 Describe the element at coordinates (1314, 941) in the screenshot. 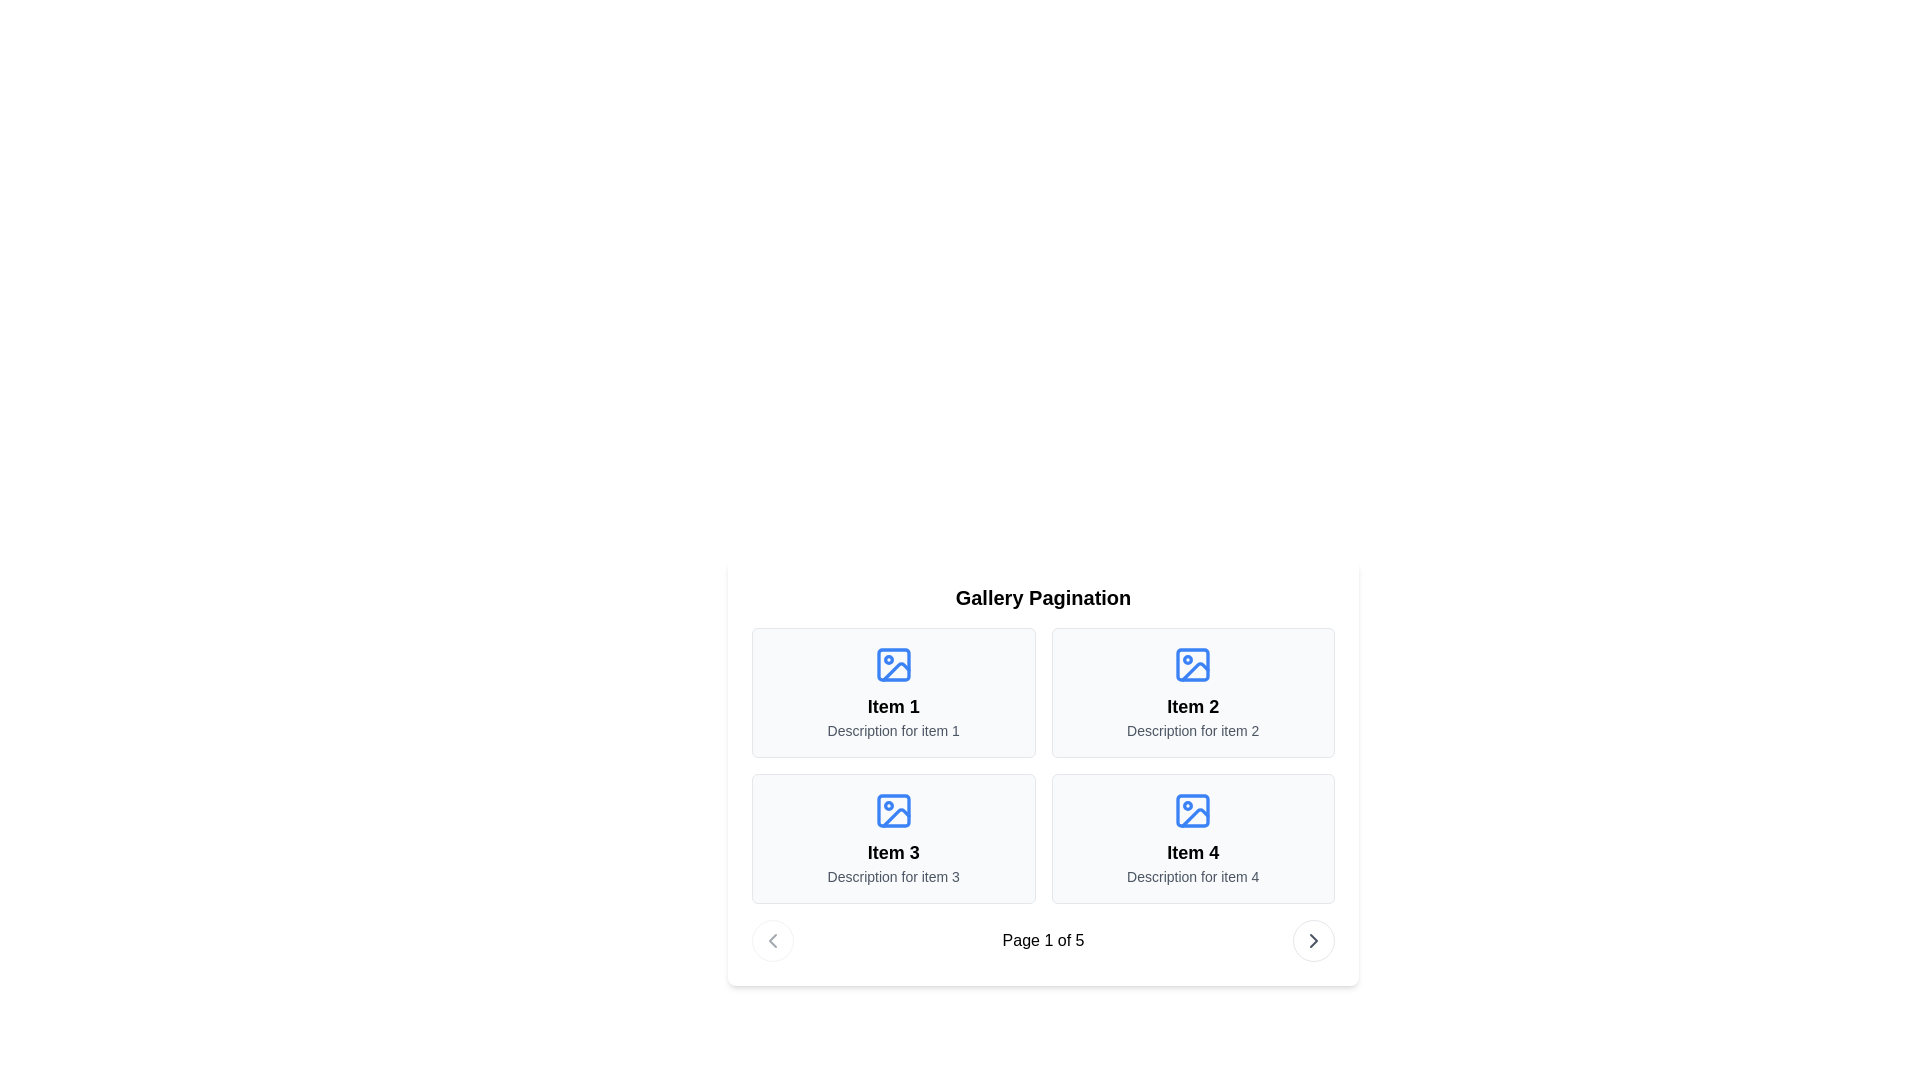

I see `the 'Next' button icon located in the bottom-right of the 'Gallery Pagination' section` at that location.